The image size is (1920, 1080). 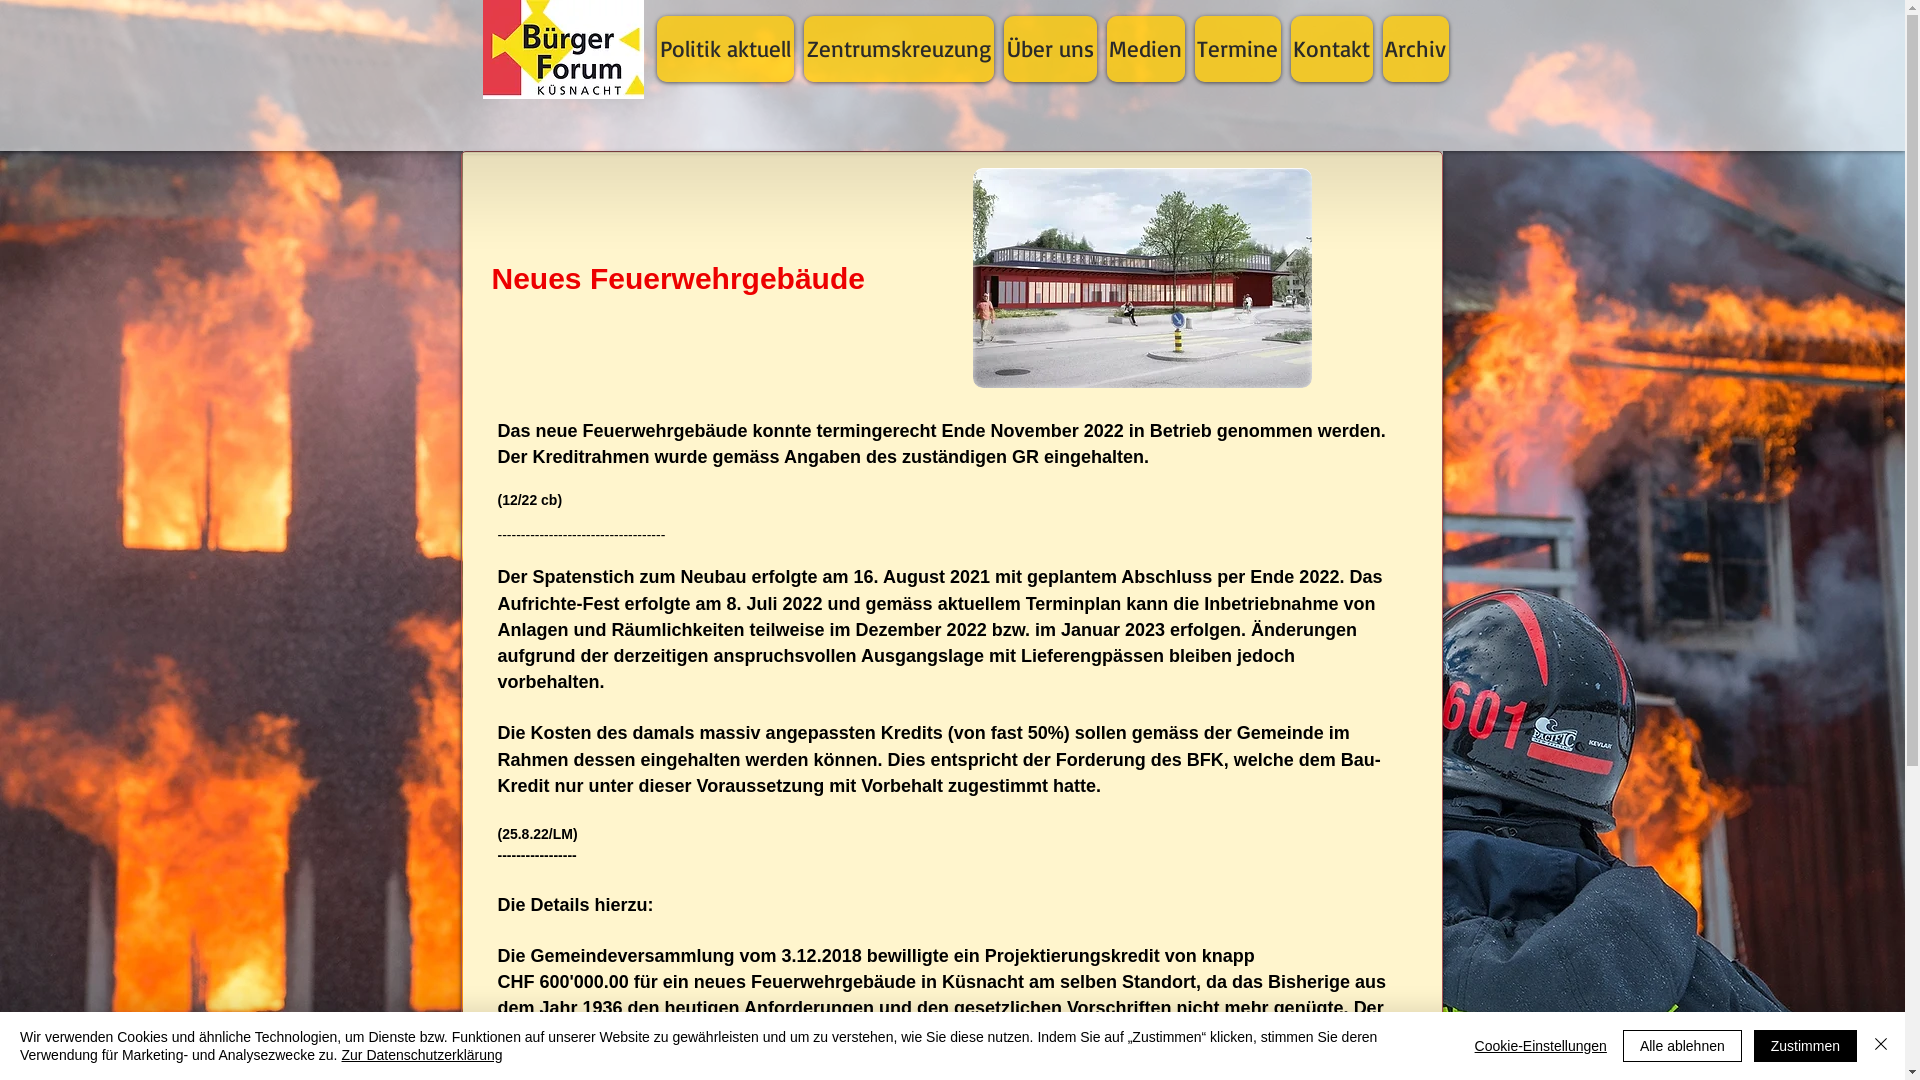 I want to click on 'Startseite', so click(x=561, y=48).